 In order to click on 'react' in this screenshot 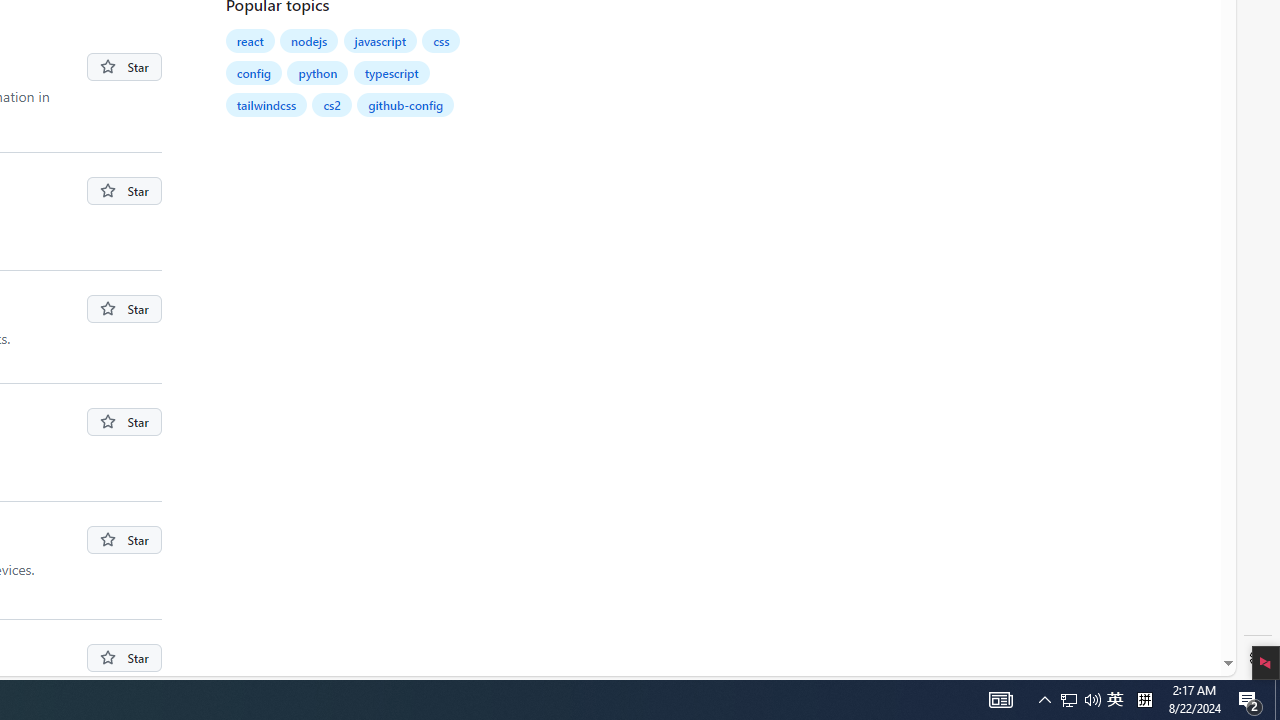, I will do `click(249, 41)`.